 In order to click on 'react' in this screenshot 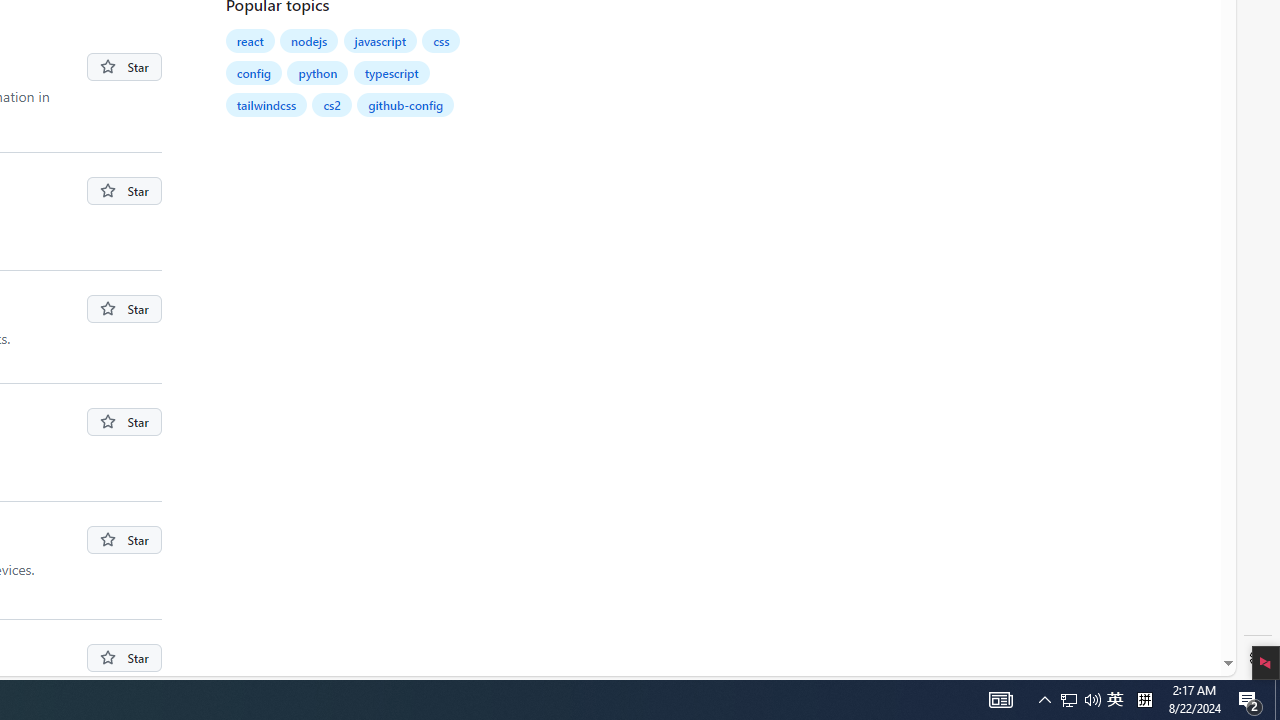, I will do `click(249, 41)`.